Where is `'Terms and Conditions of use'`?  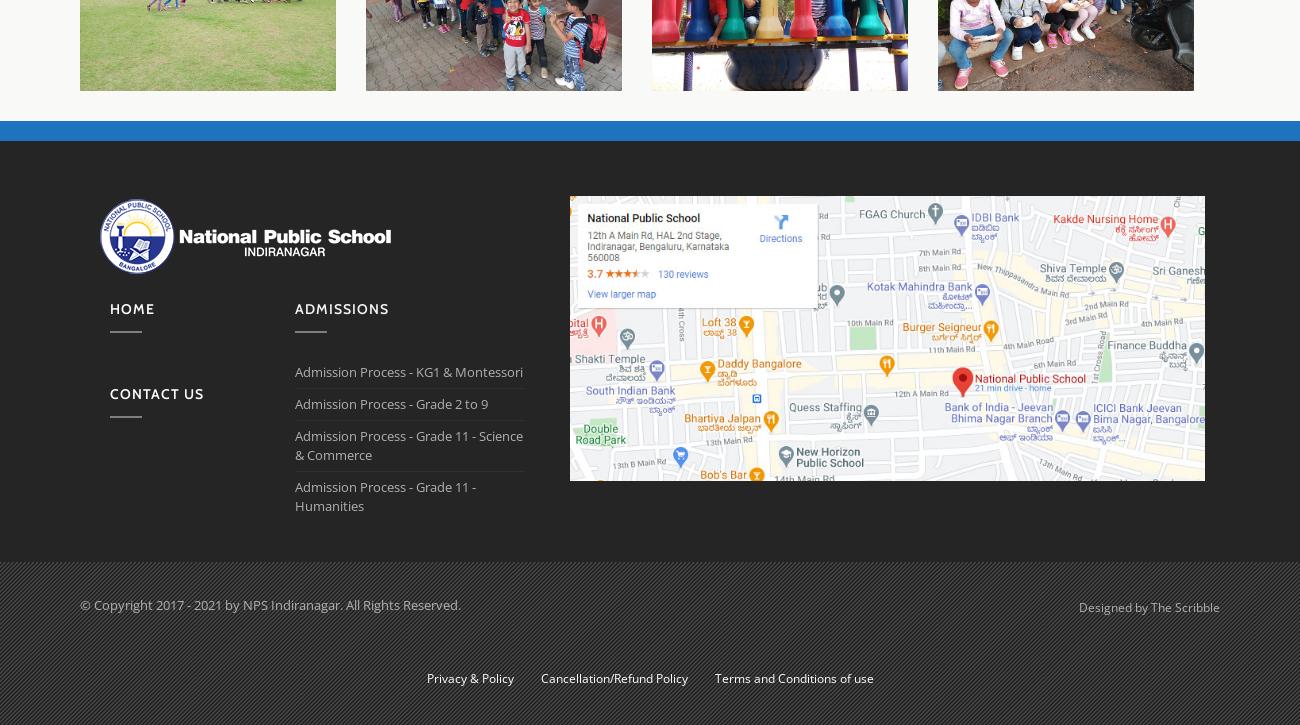 'Terms and Conditions of use' is located at coordinates (792, 677).